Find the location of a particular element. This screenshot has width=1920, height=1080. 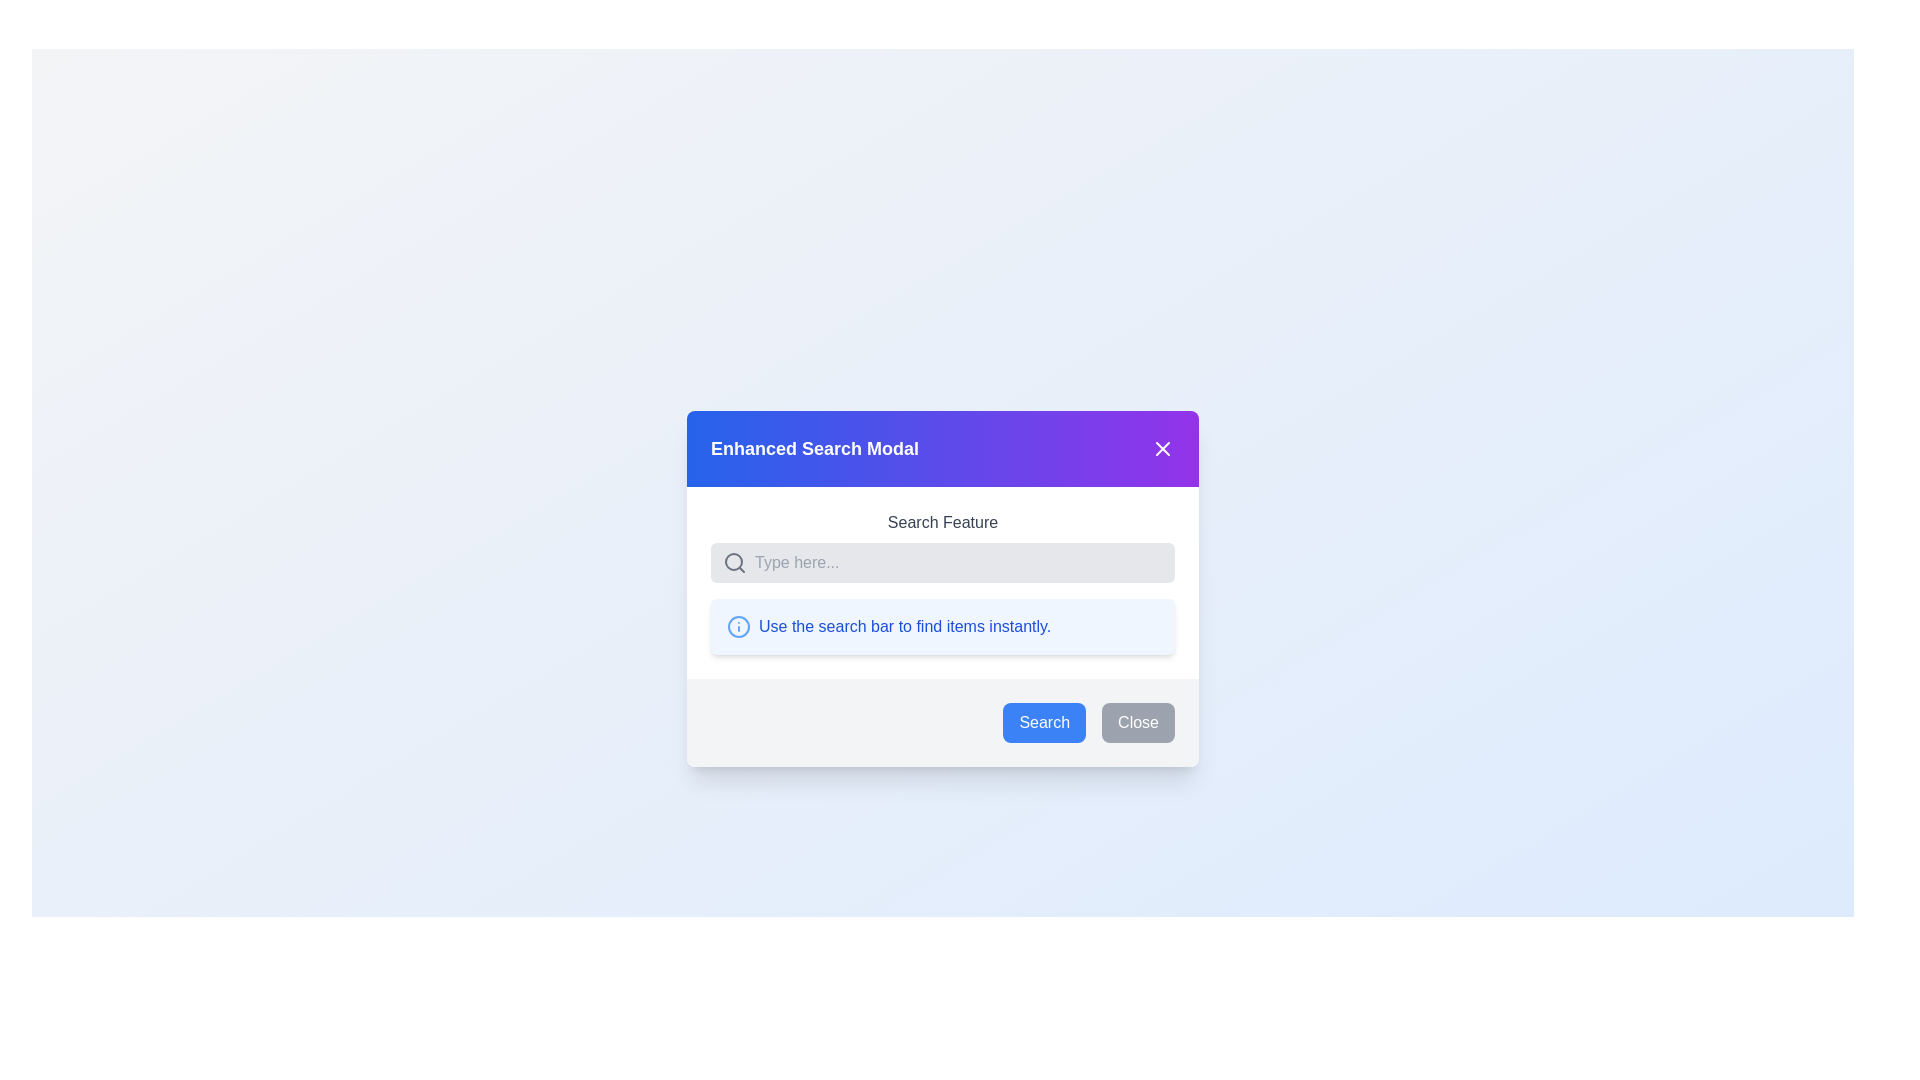

the inner circle of the search icon located within the search bar at the top-left of the 'Enhanced Search Modal' is located at coordinates (733, 562).